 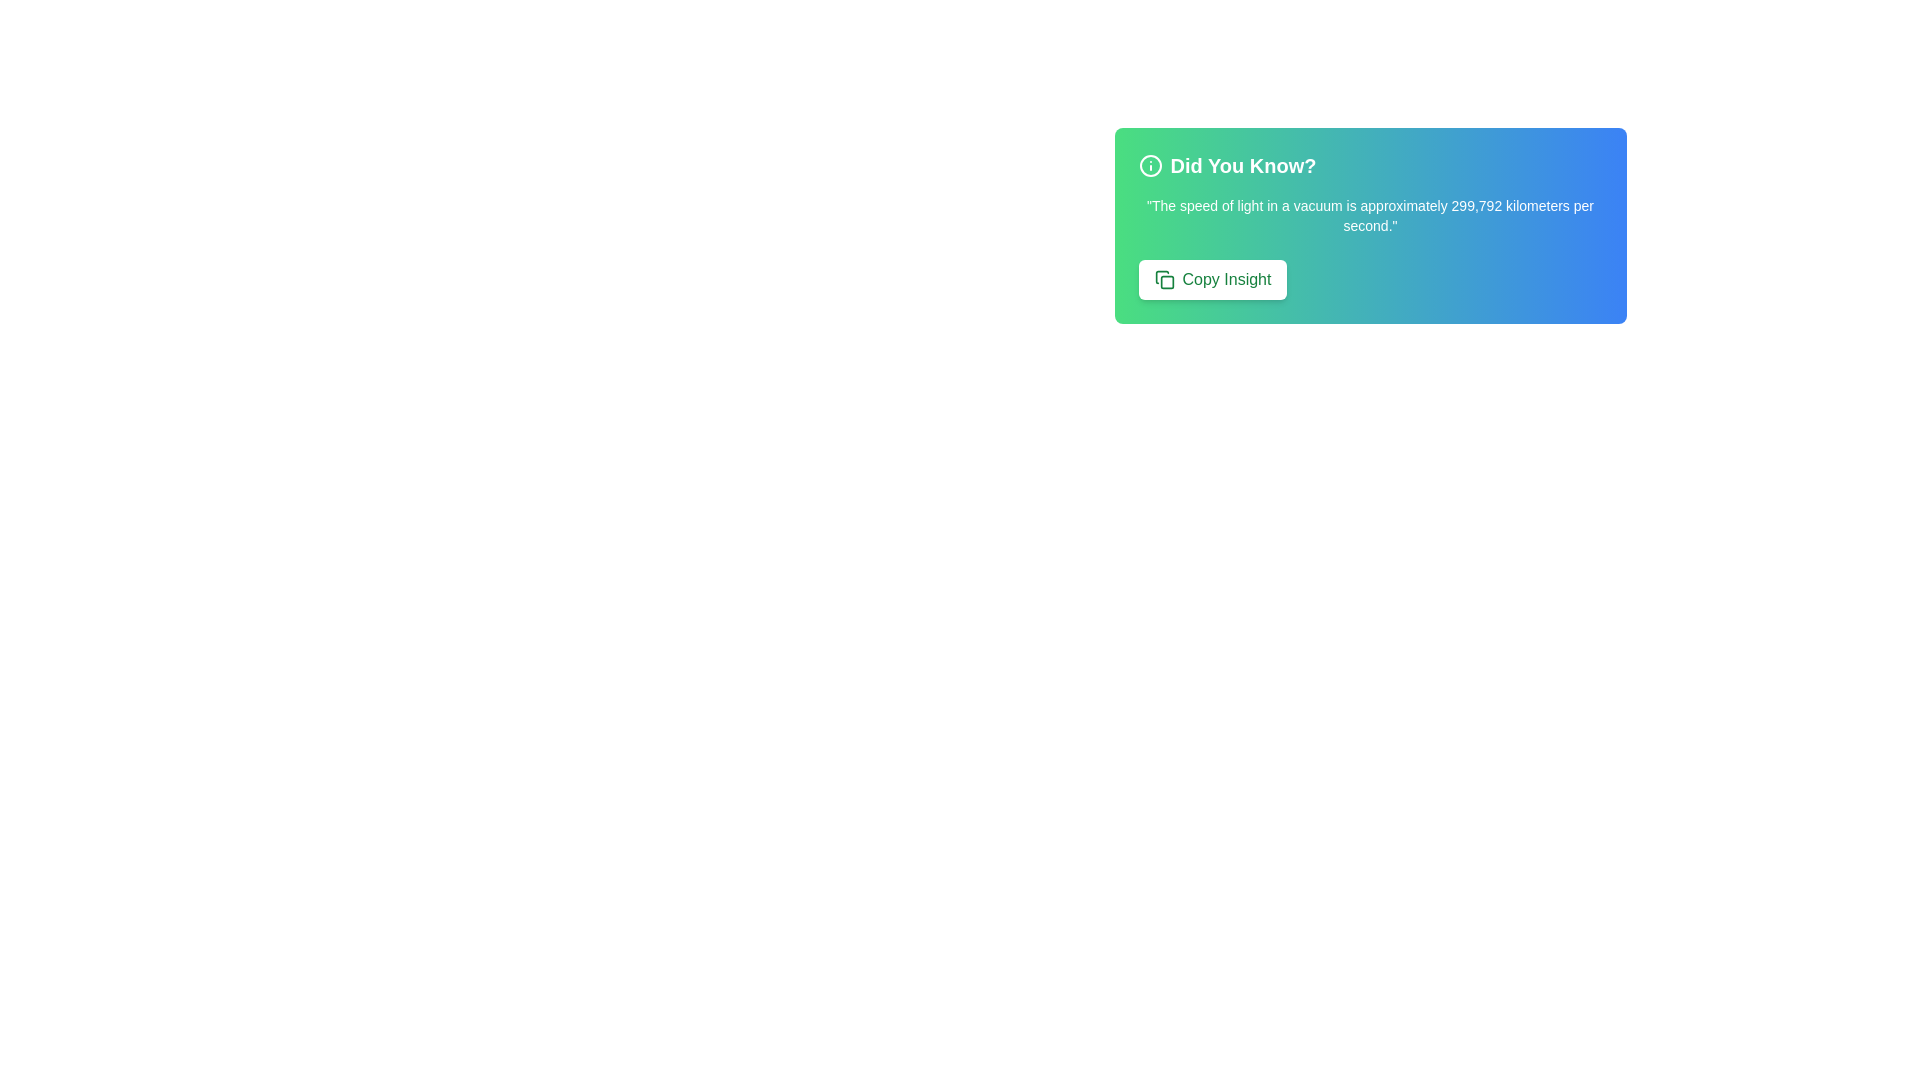 What do you see at coordinates (1150, 164) in the screenshot?
I see `the SVG Circle located at the top-left corner of a card-like component, which is part of an icon group with three overlapping components` at bounding box center [1150, 164].